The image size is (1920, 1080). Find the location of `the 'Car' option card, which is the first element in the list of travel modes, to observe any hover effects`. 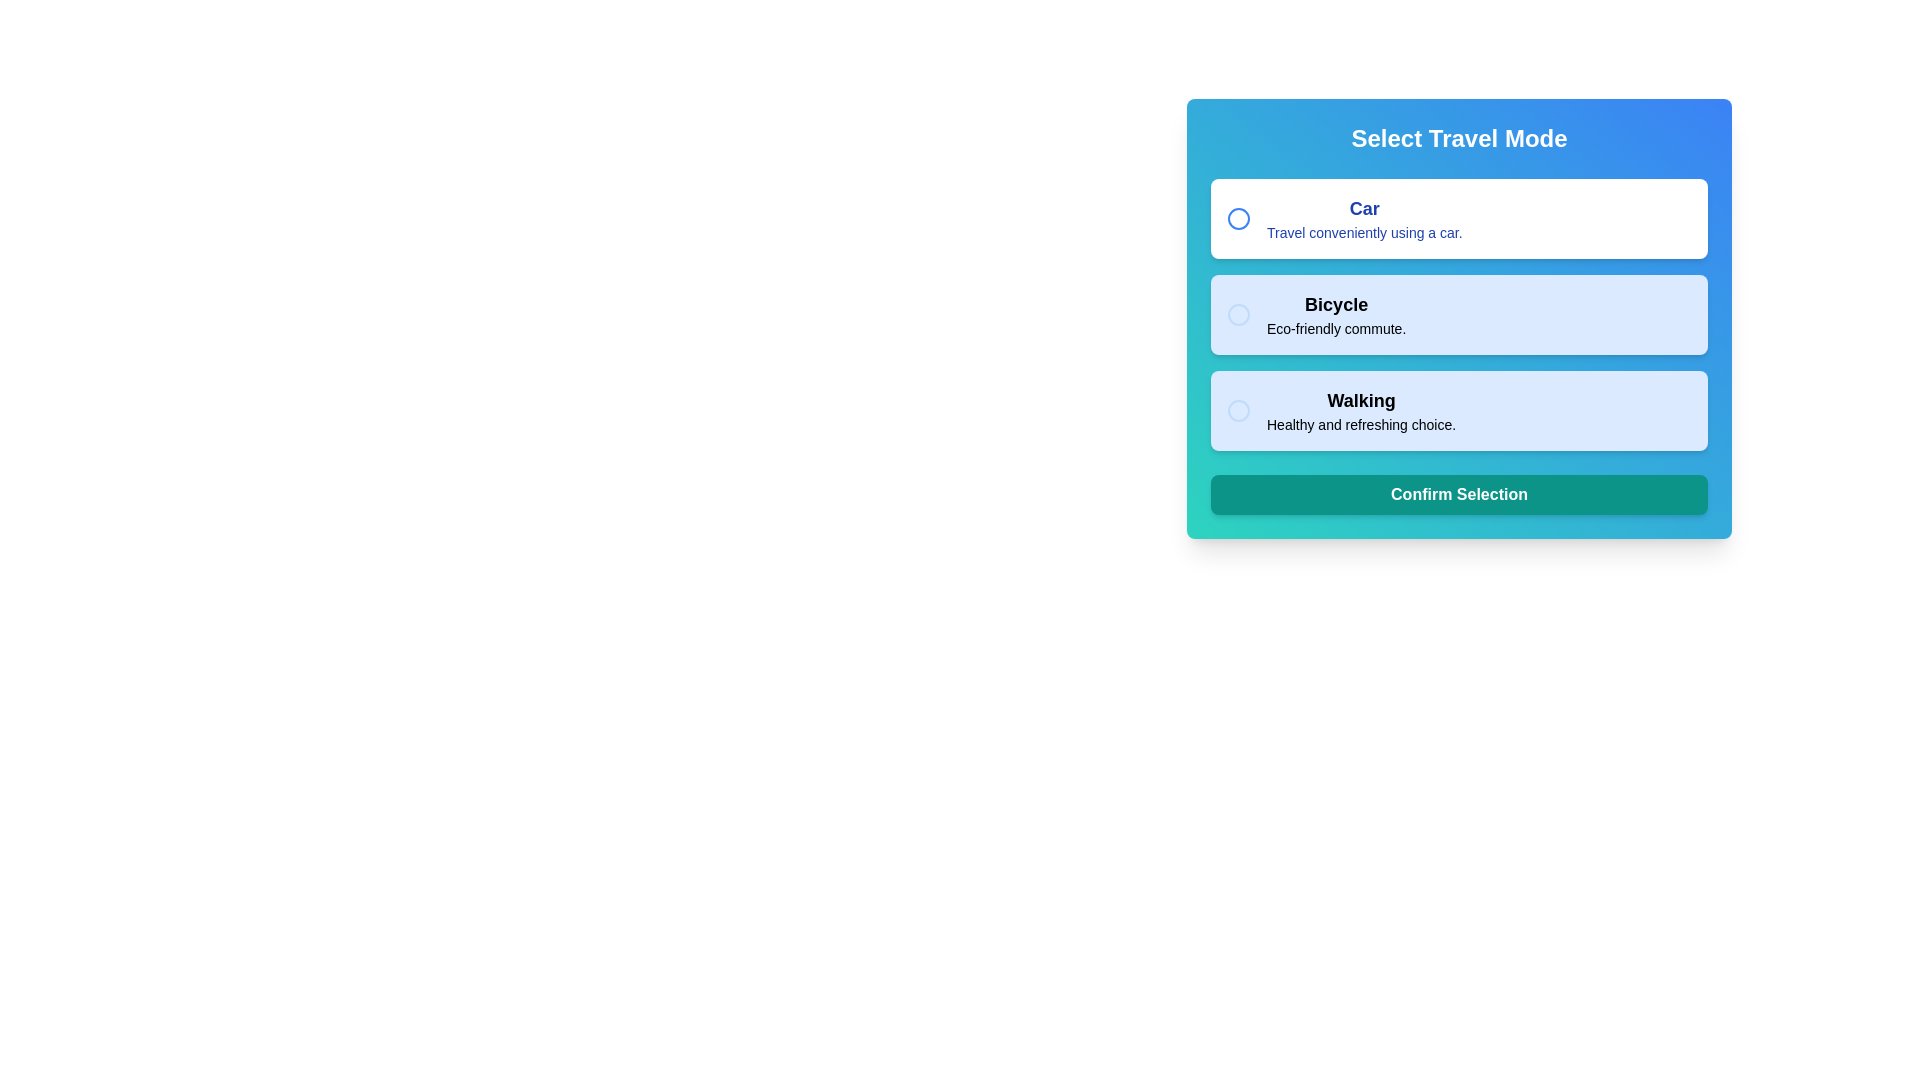

the 'Car' option card, which is the first element in the list of travel modes, to observe any hover effects is located at coordinates (1459, 219).